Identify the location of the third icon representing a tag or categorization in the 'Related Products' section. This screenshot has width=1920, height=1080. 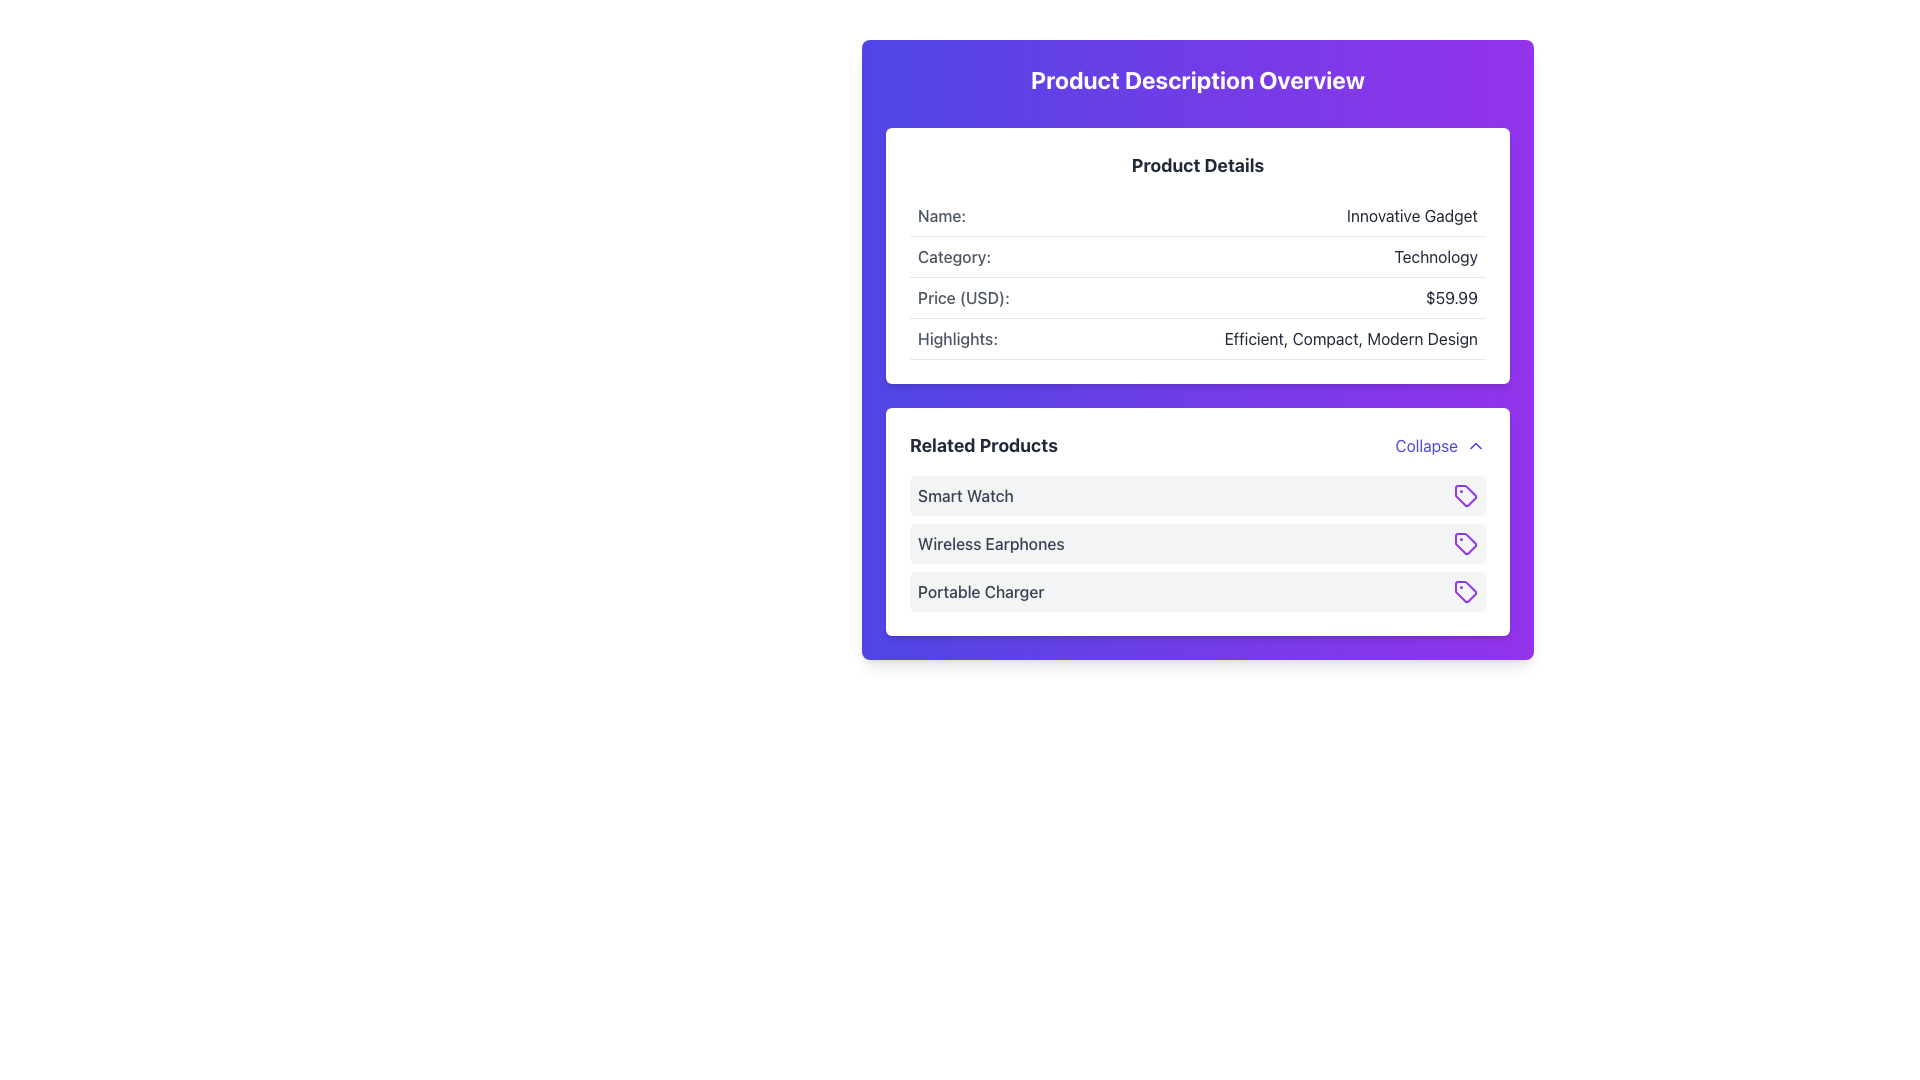
(1465, 590).